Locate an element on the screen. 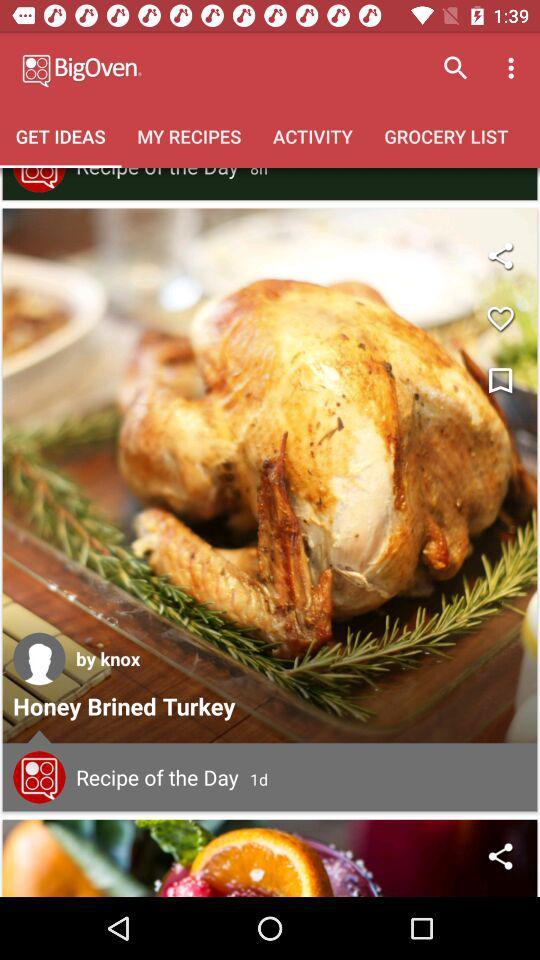 This screenshot has height=960, width=540. share the recipe is located at coordinates (270, 857).